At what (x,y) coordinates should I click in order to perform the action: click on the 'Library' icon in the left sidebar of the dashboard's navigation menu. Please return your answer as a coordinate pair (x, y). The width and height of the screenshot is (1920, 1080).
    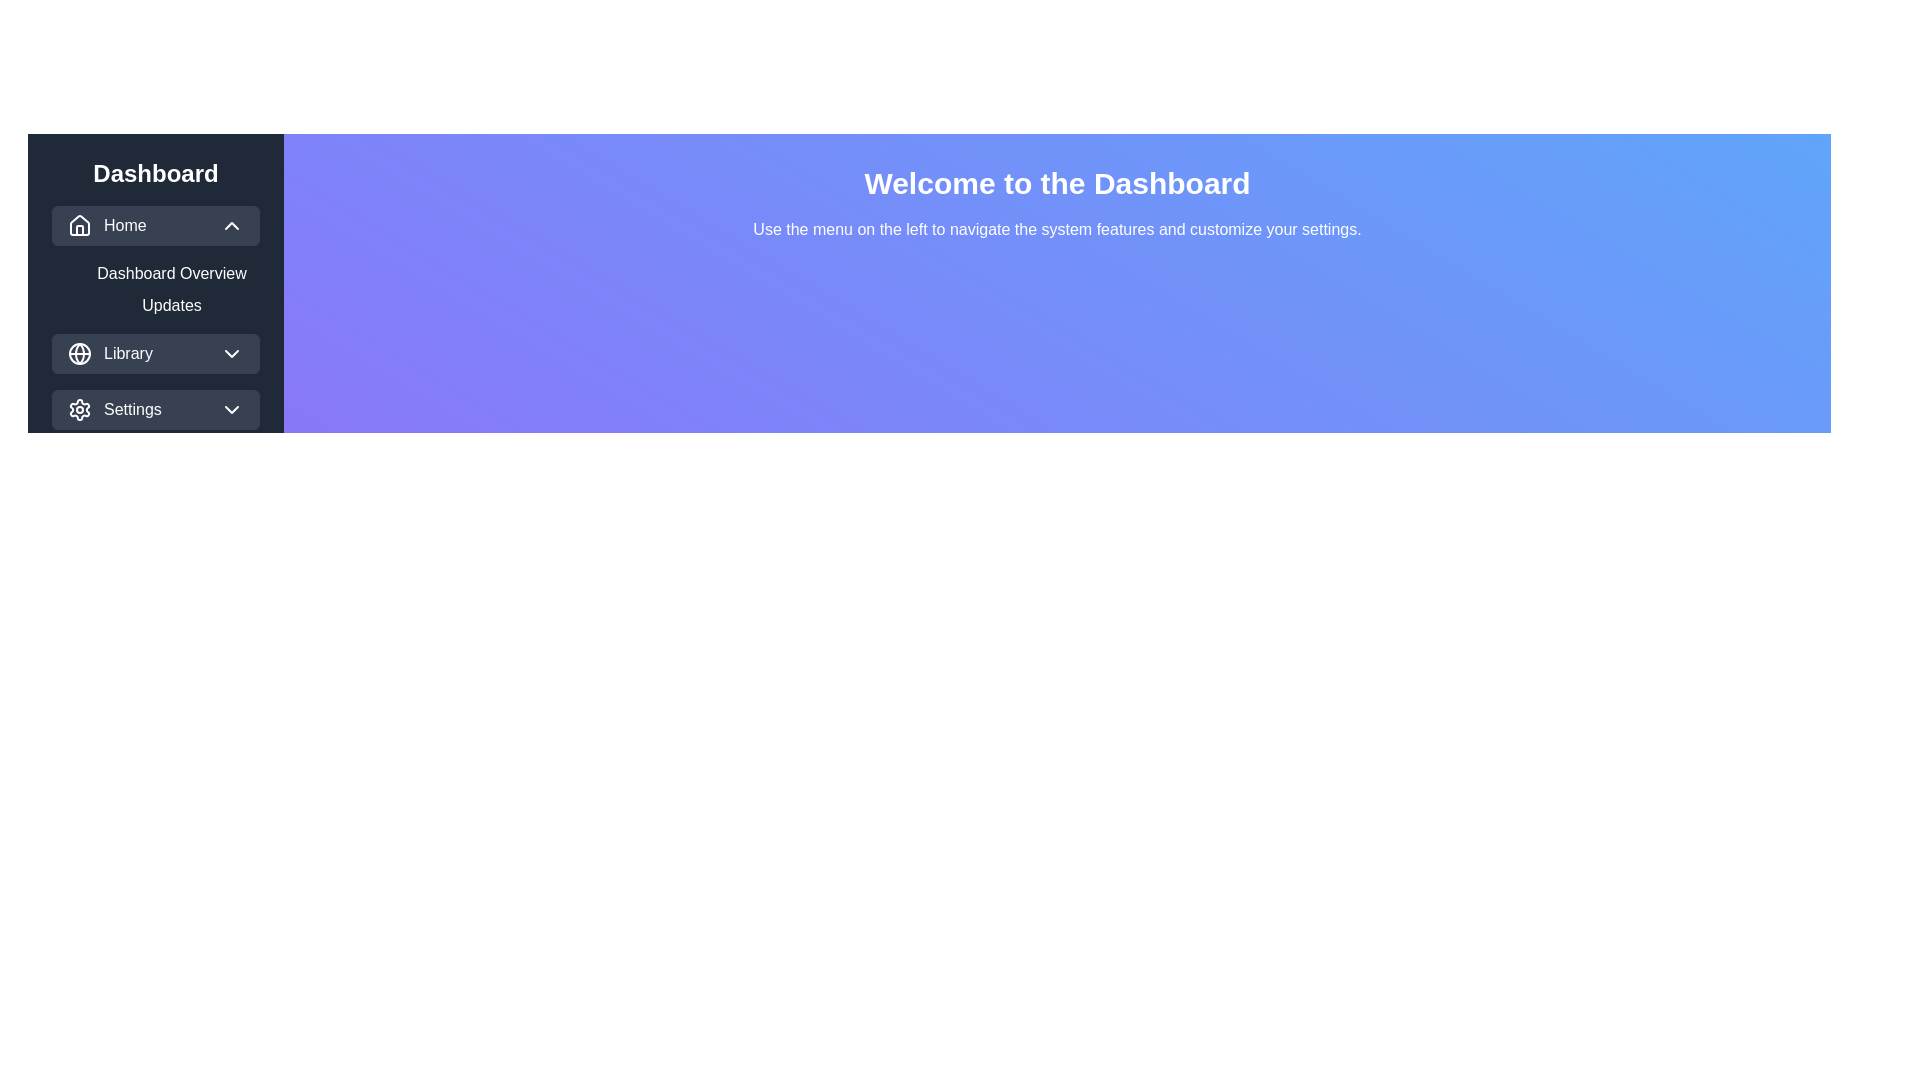
    Looking at the image, I should click on (80, 353).